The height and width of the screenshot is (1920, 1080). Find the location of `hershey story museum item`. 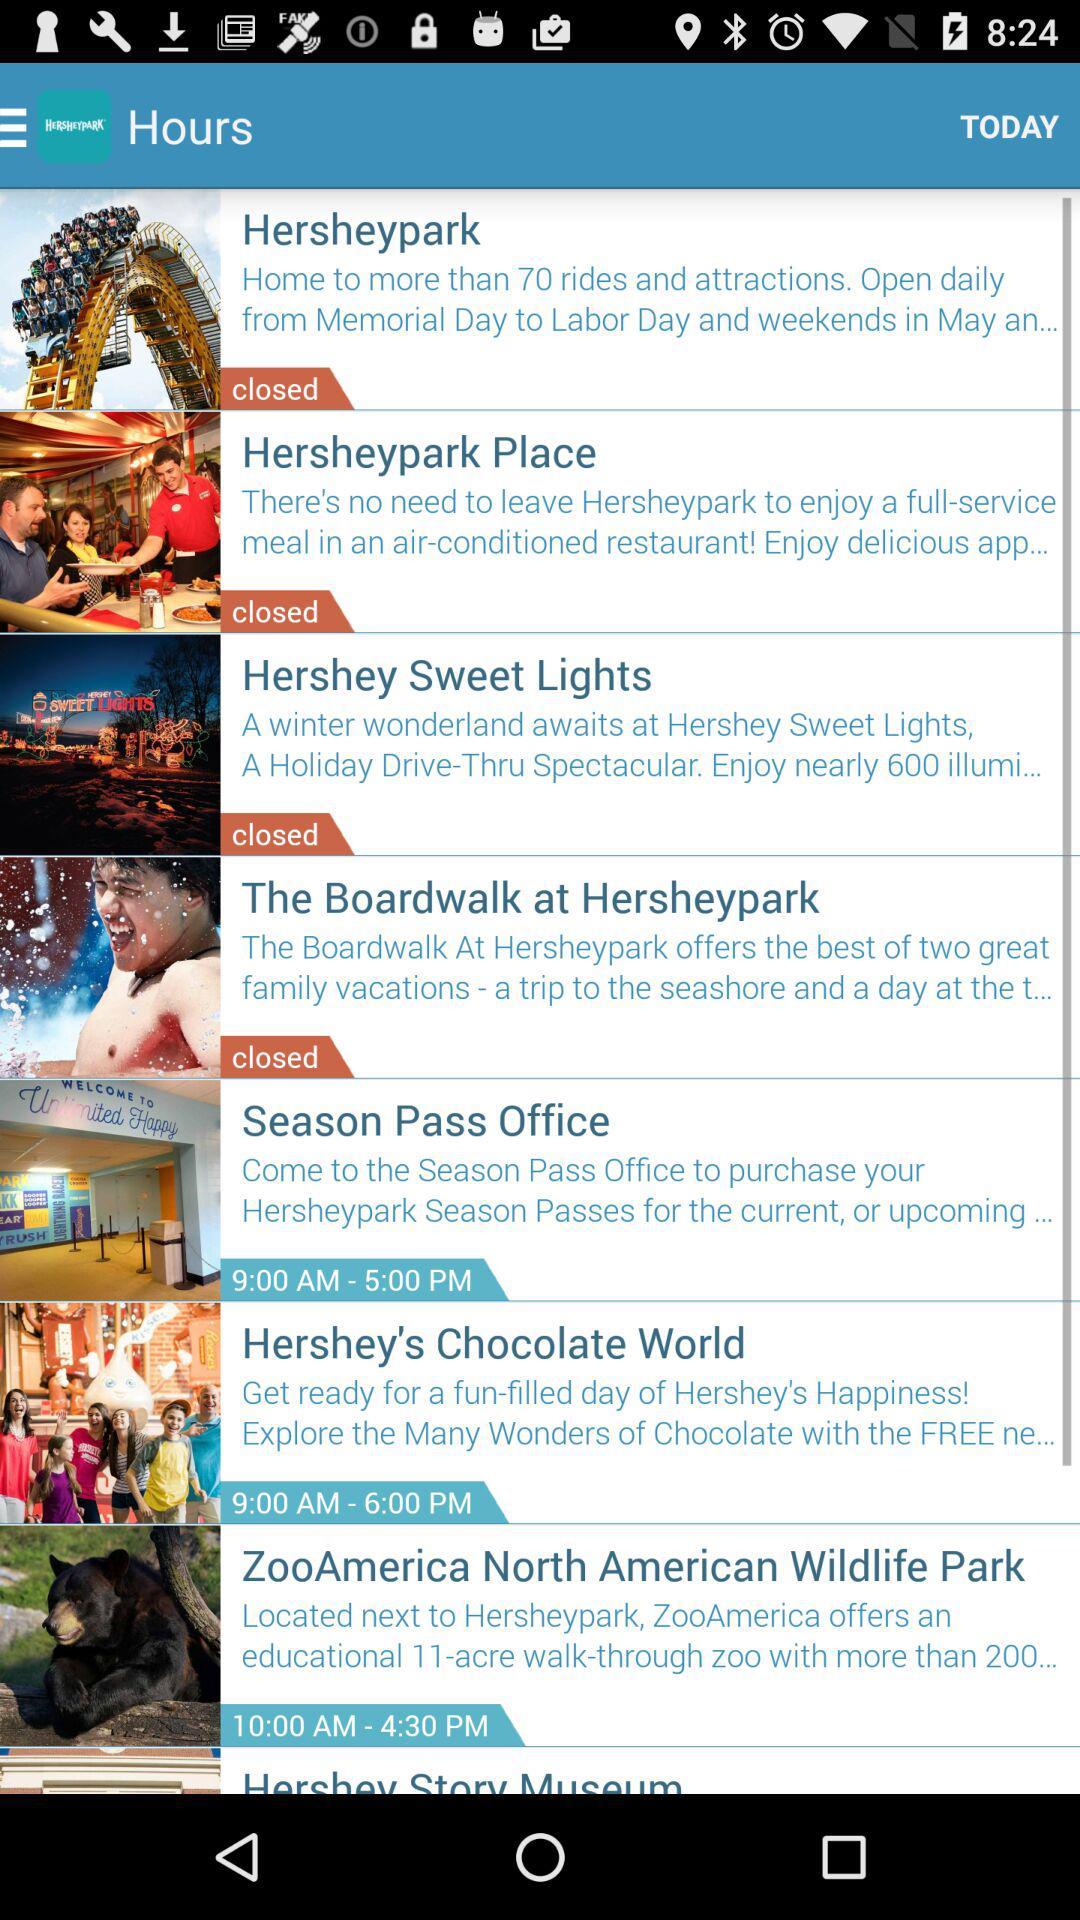

hershey story museum item is located at coordinates (650, 1776).